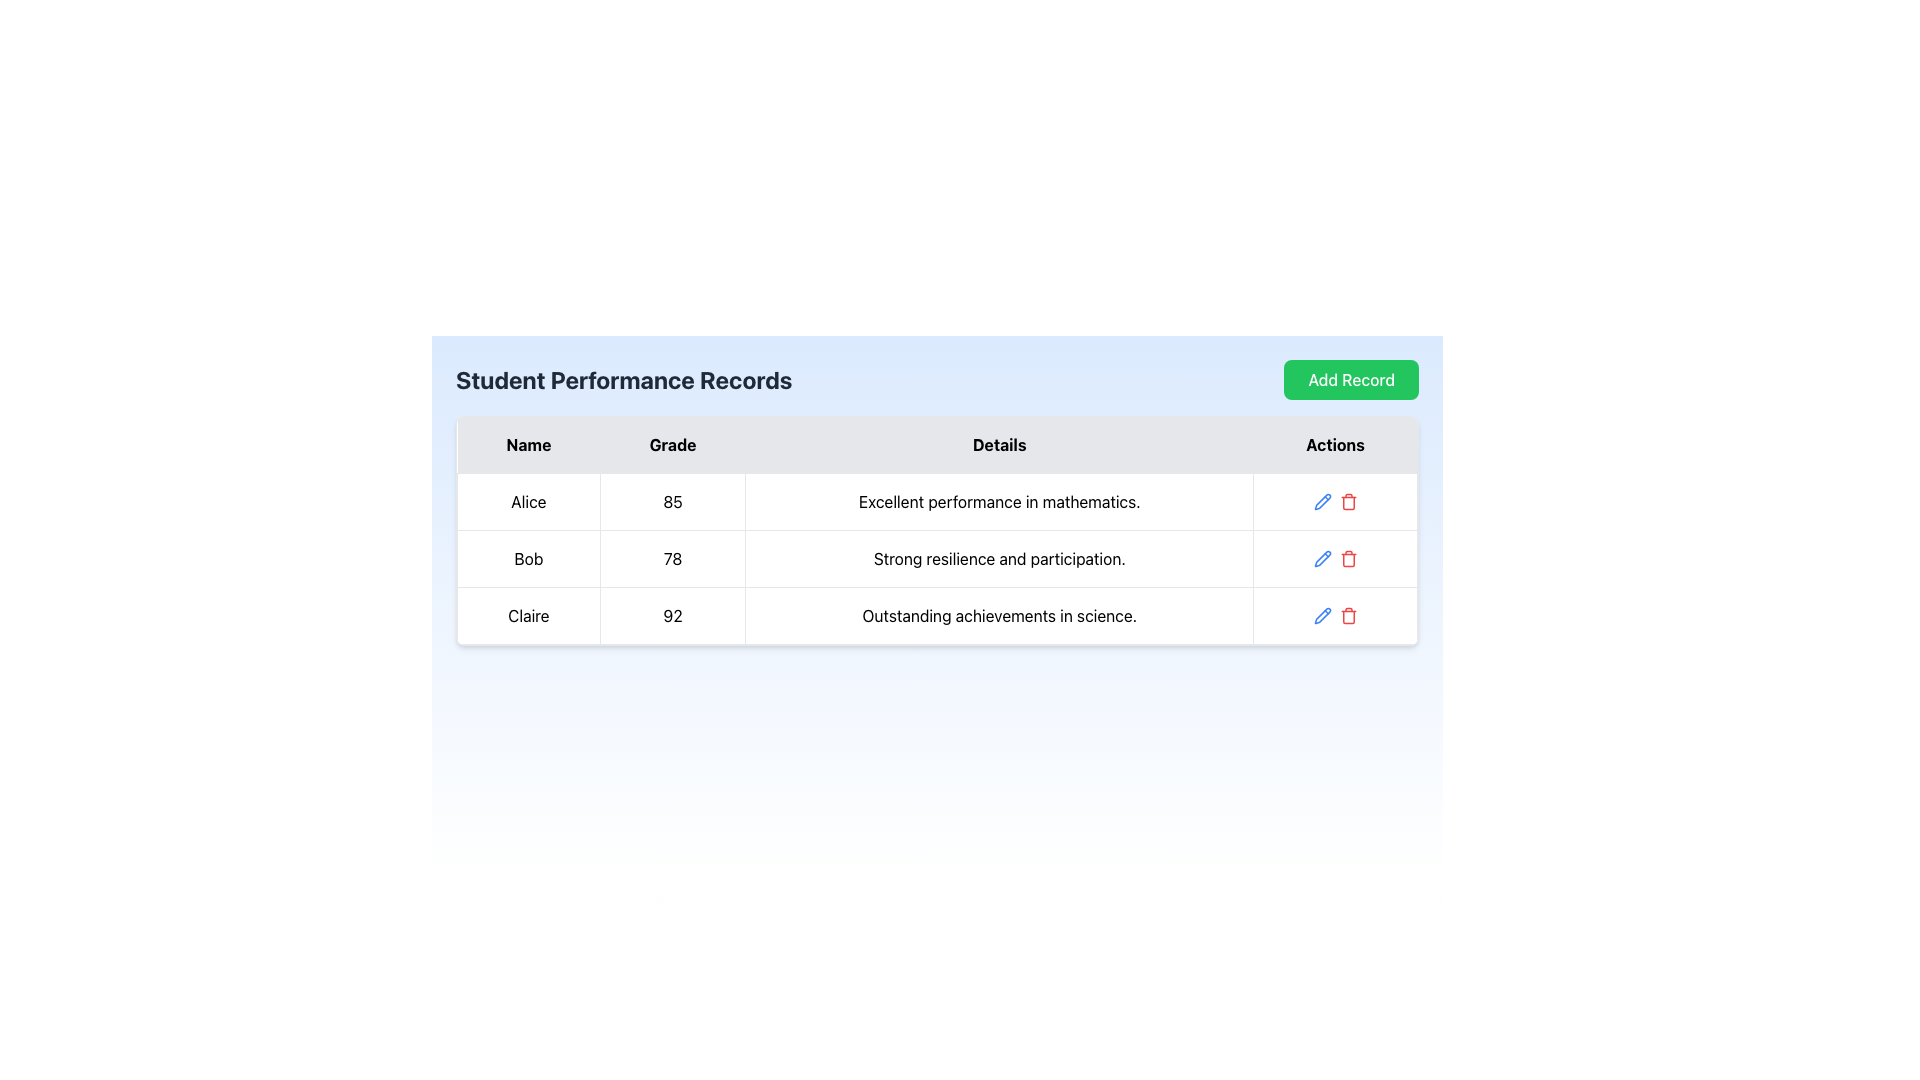  What do you see at coordinates (999, 444) in the screenshot?
I see `the Table Header labeled 'Details', which is the third column header in a table located between 'Grade' and 'Actions'` at bounding box center [999, 444].